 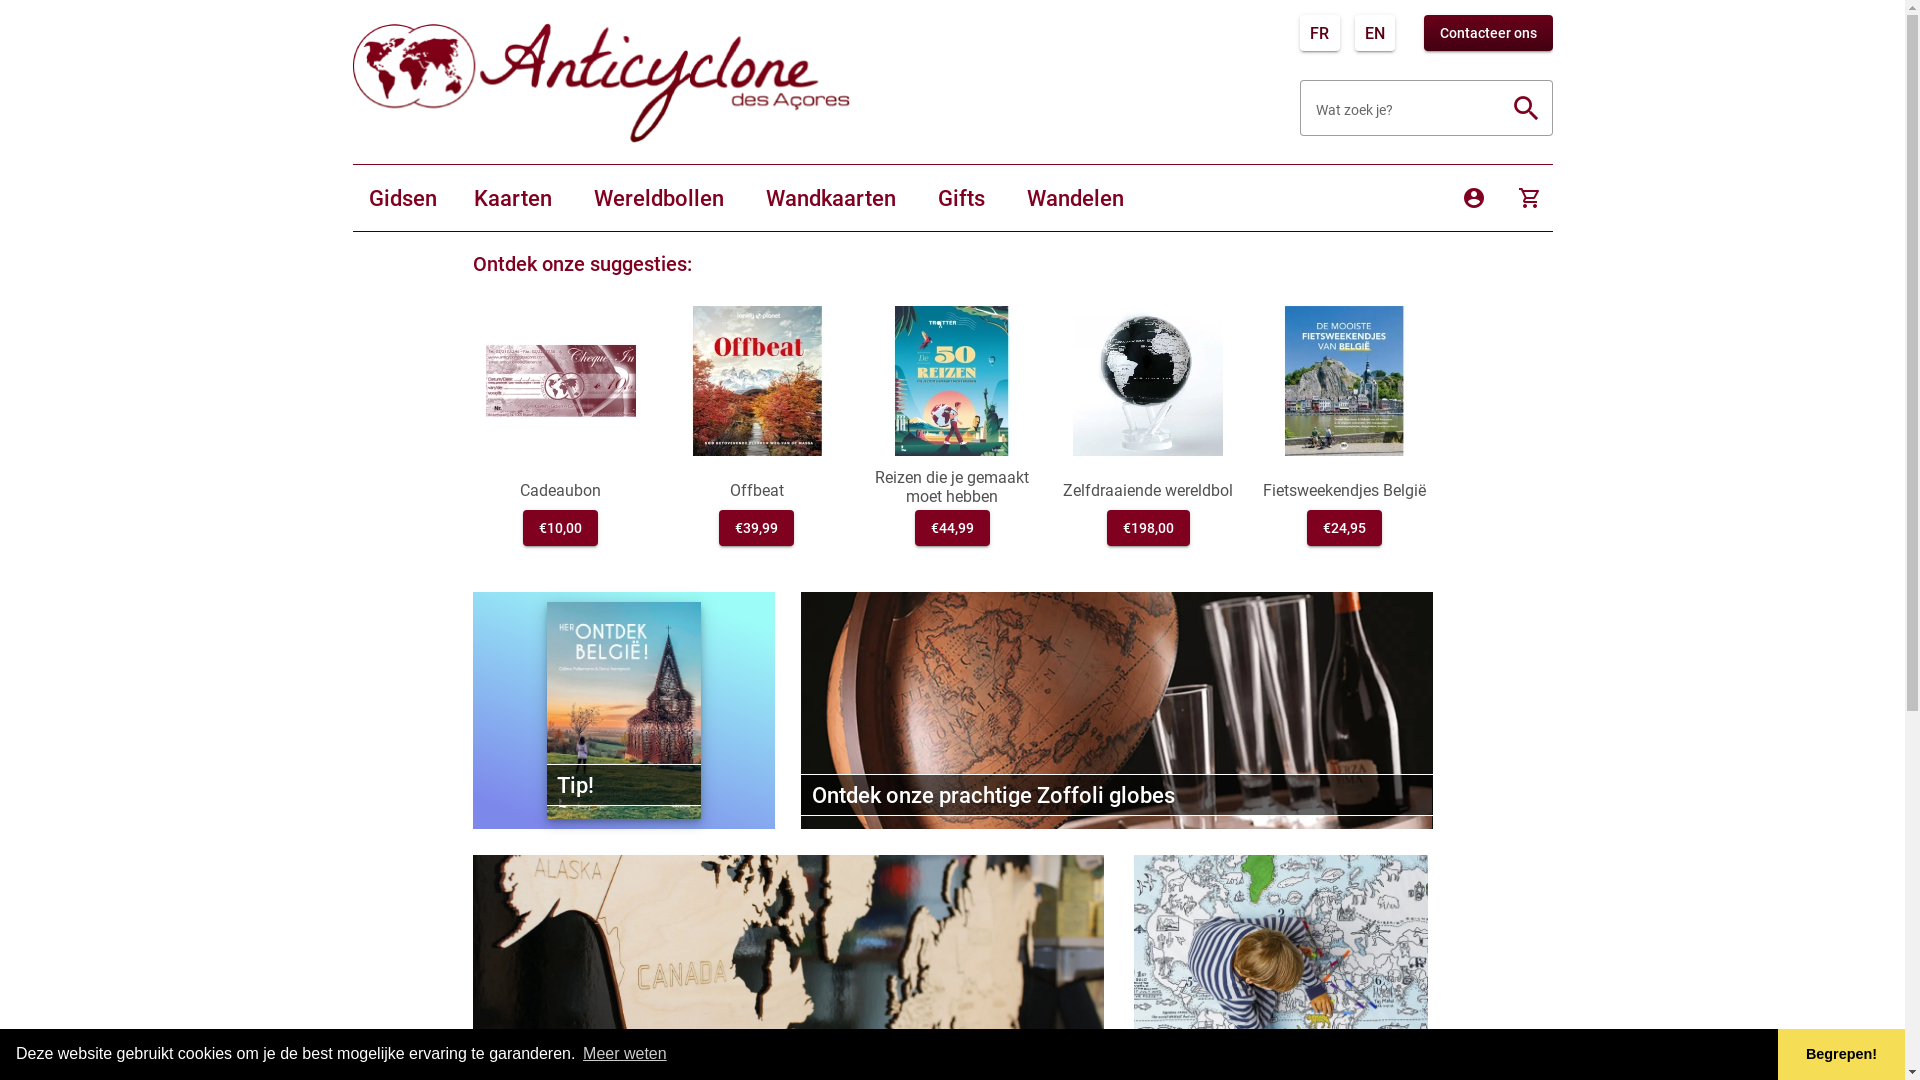 What do you see at coordinates (351, 197) in the screenshot?
I see `'Gidsen'` at bounding box center [351, 197].